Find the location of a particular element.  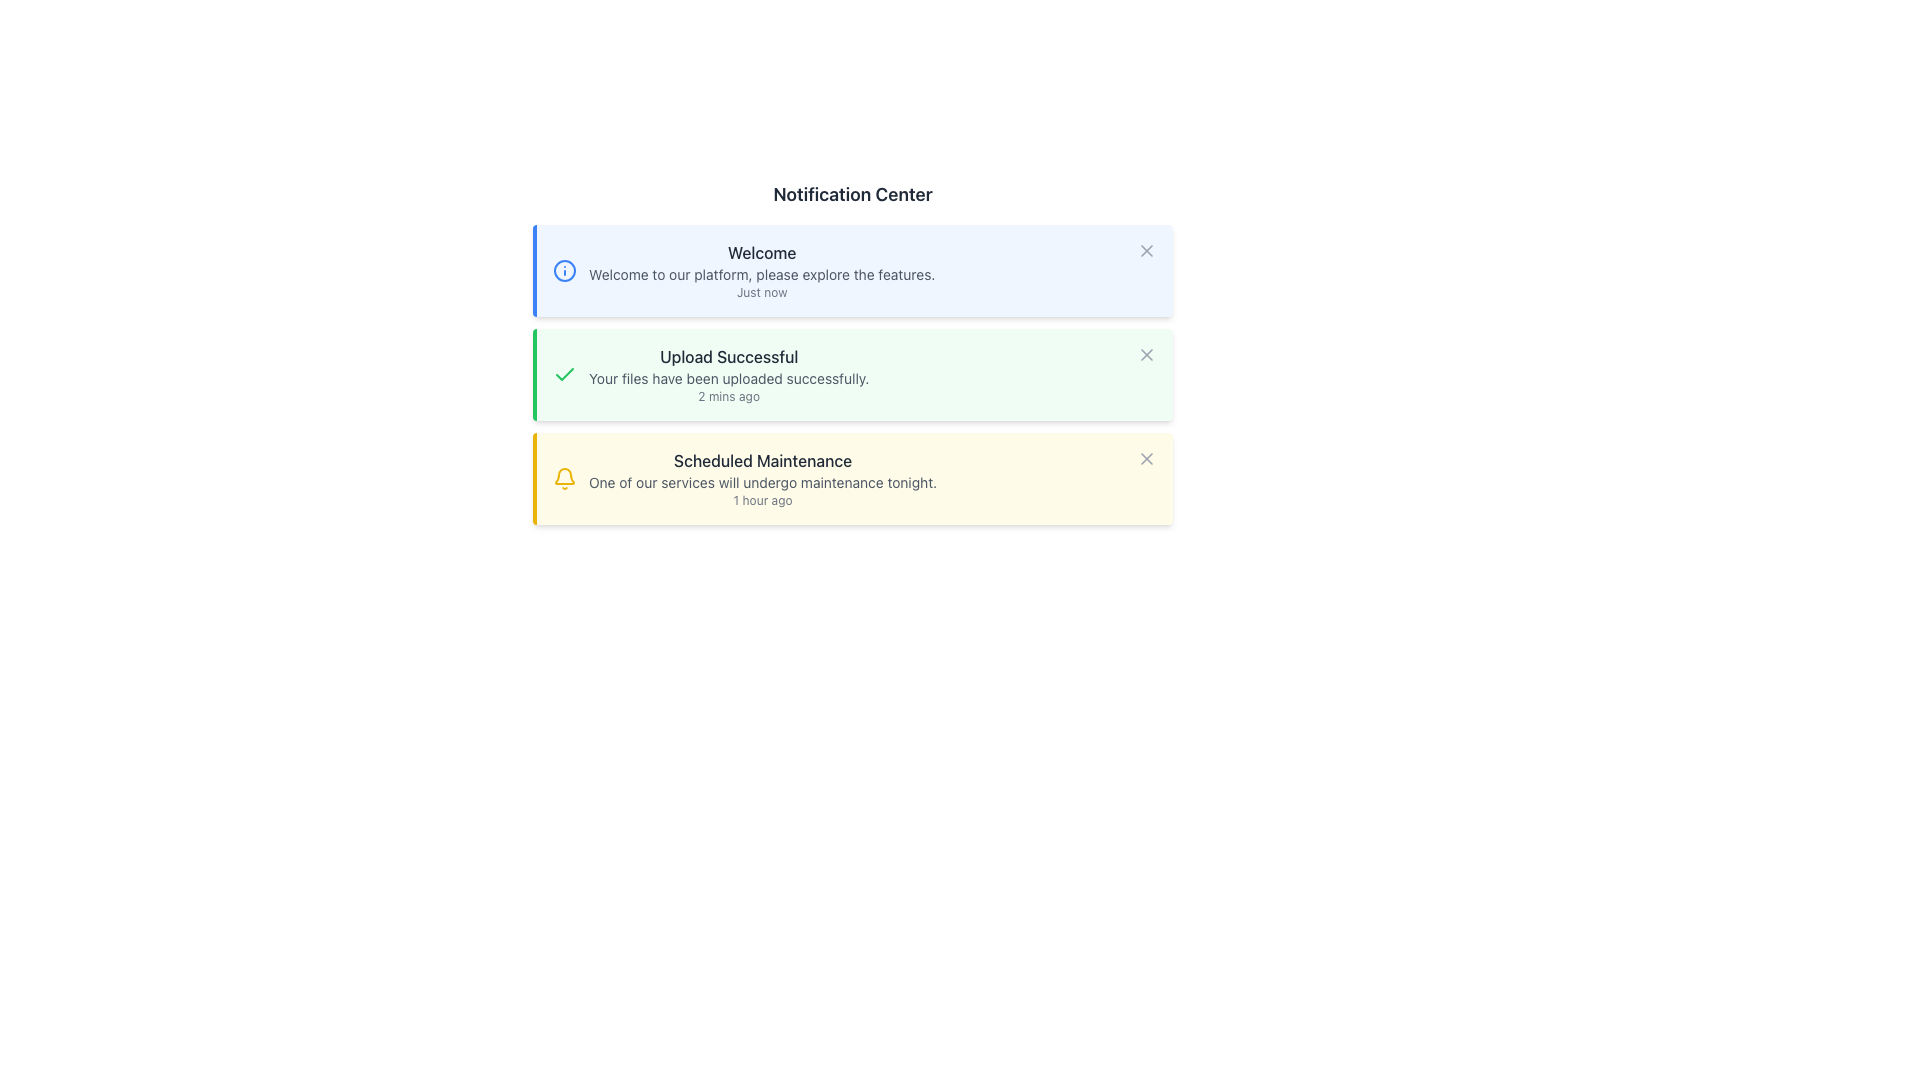

the informational note icon positioned to the far-left of the first notification entry, directly preceding the 'Welcome' text block is located at coordinates (564, 270).